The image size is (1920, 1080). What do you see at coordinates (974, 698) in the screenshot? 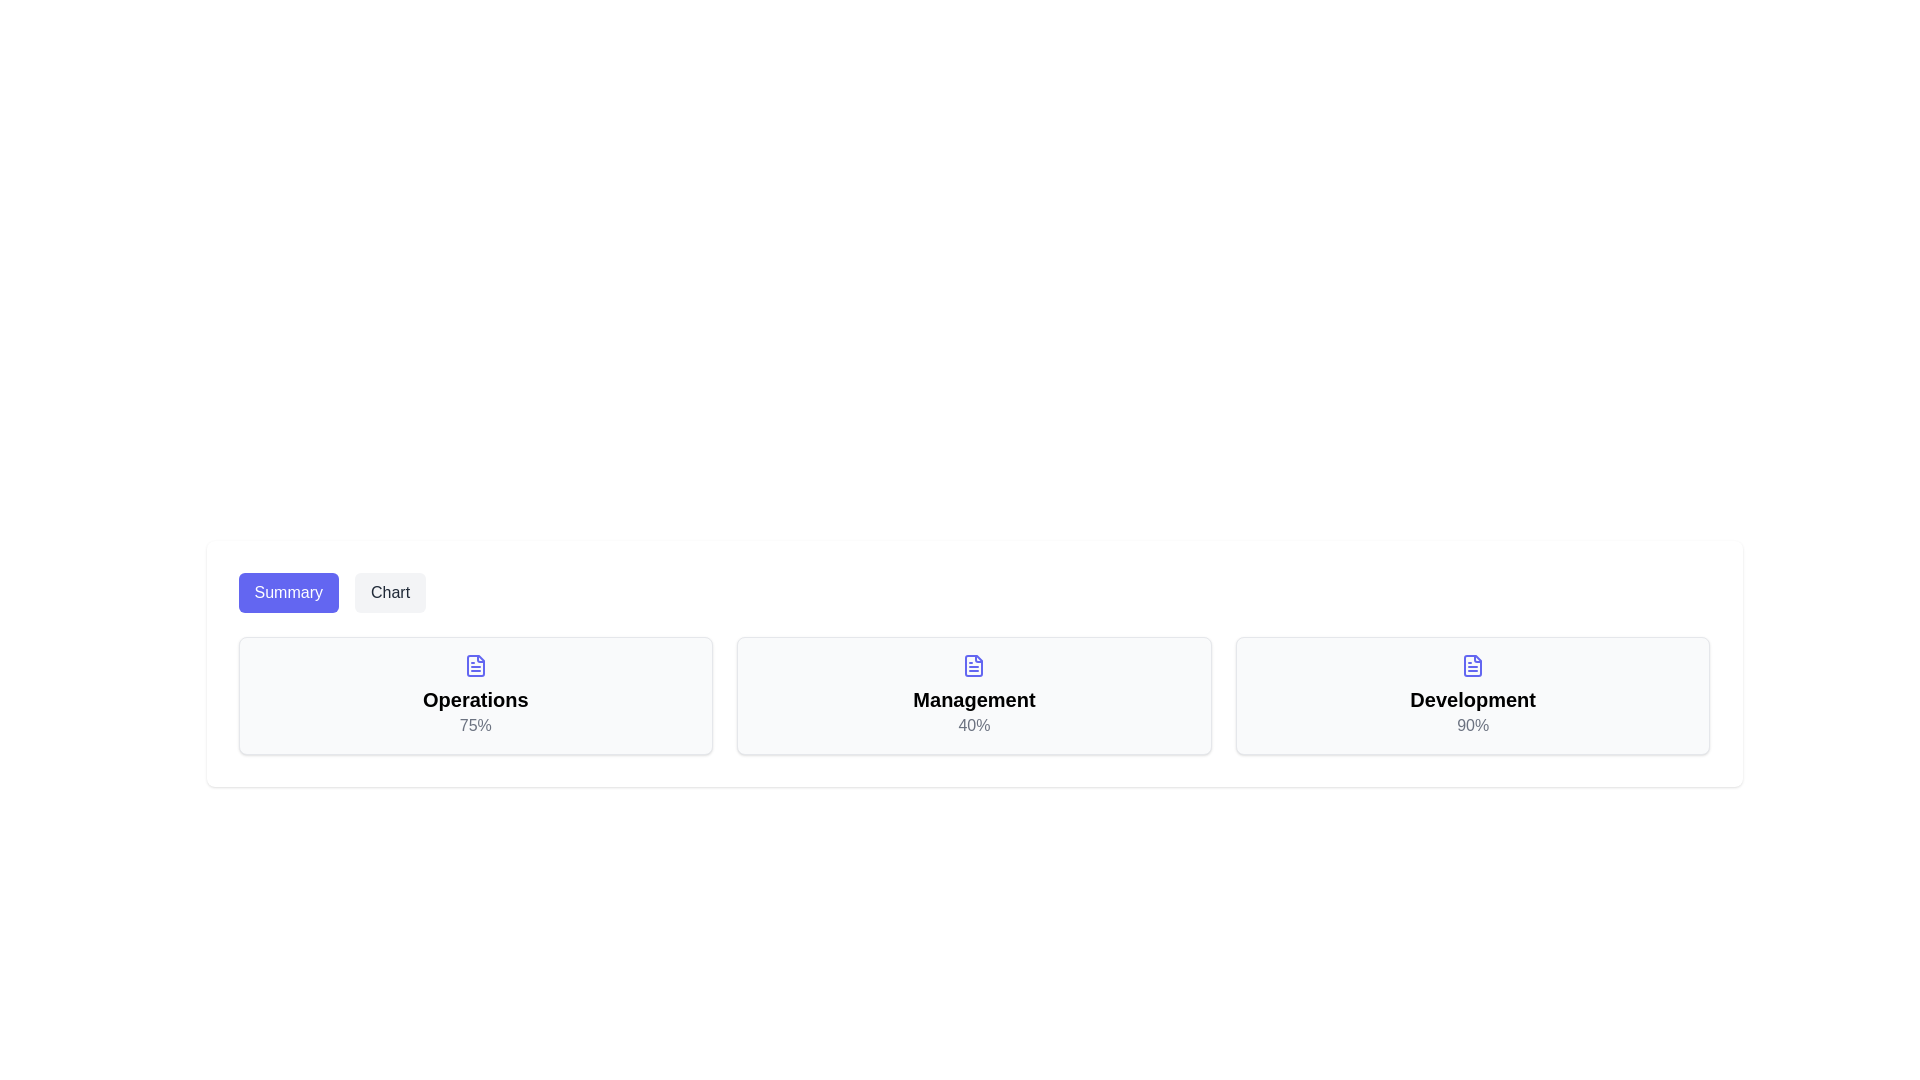
I see `header text 'Management' which is styled in bold and large font, located in the middle tile of a horizontal row of three tiles` at bounding box center [974, 698].